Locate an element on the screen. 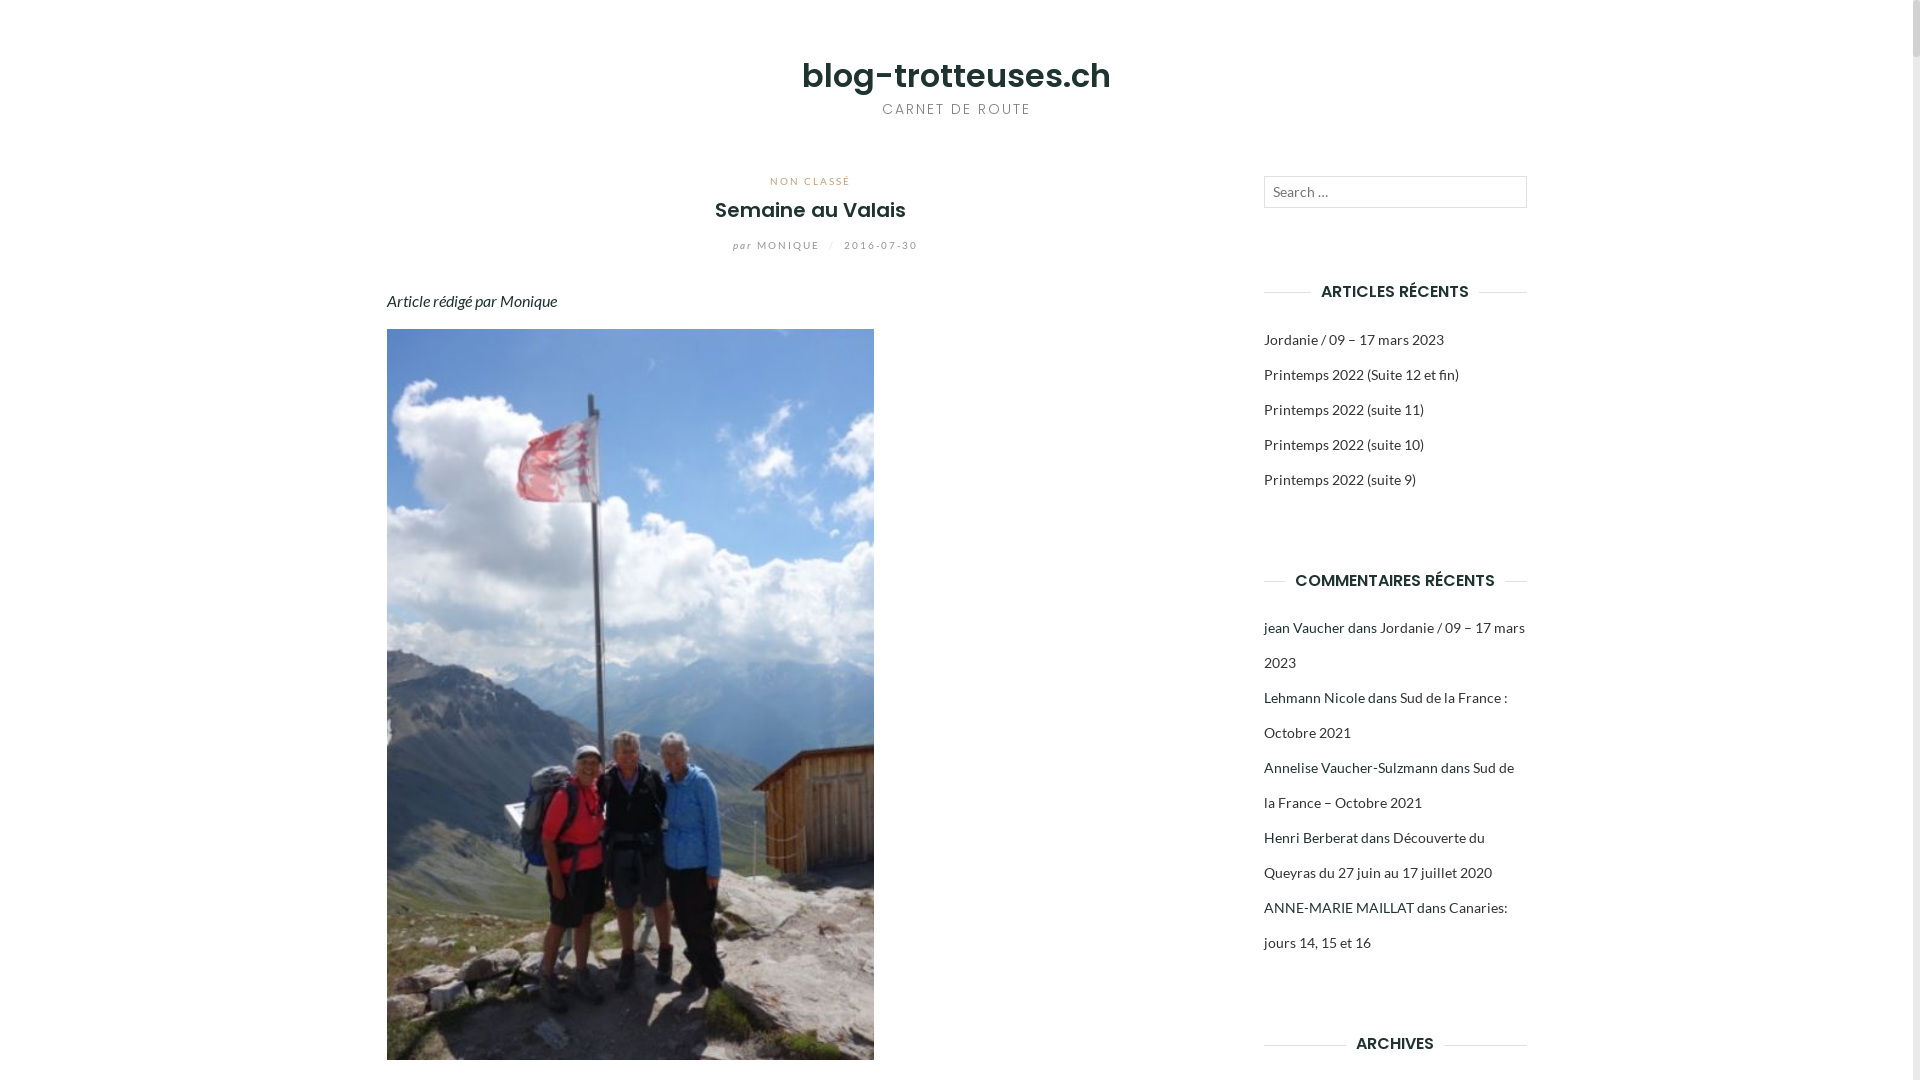 Image resolution: width=1920 pixels, height=1080 pixels. 'Printemps 2022 (suite 11)' is located at coordinates (1344, 408).